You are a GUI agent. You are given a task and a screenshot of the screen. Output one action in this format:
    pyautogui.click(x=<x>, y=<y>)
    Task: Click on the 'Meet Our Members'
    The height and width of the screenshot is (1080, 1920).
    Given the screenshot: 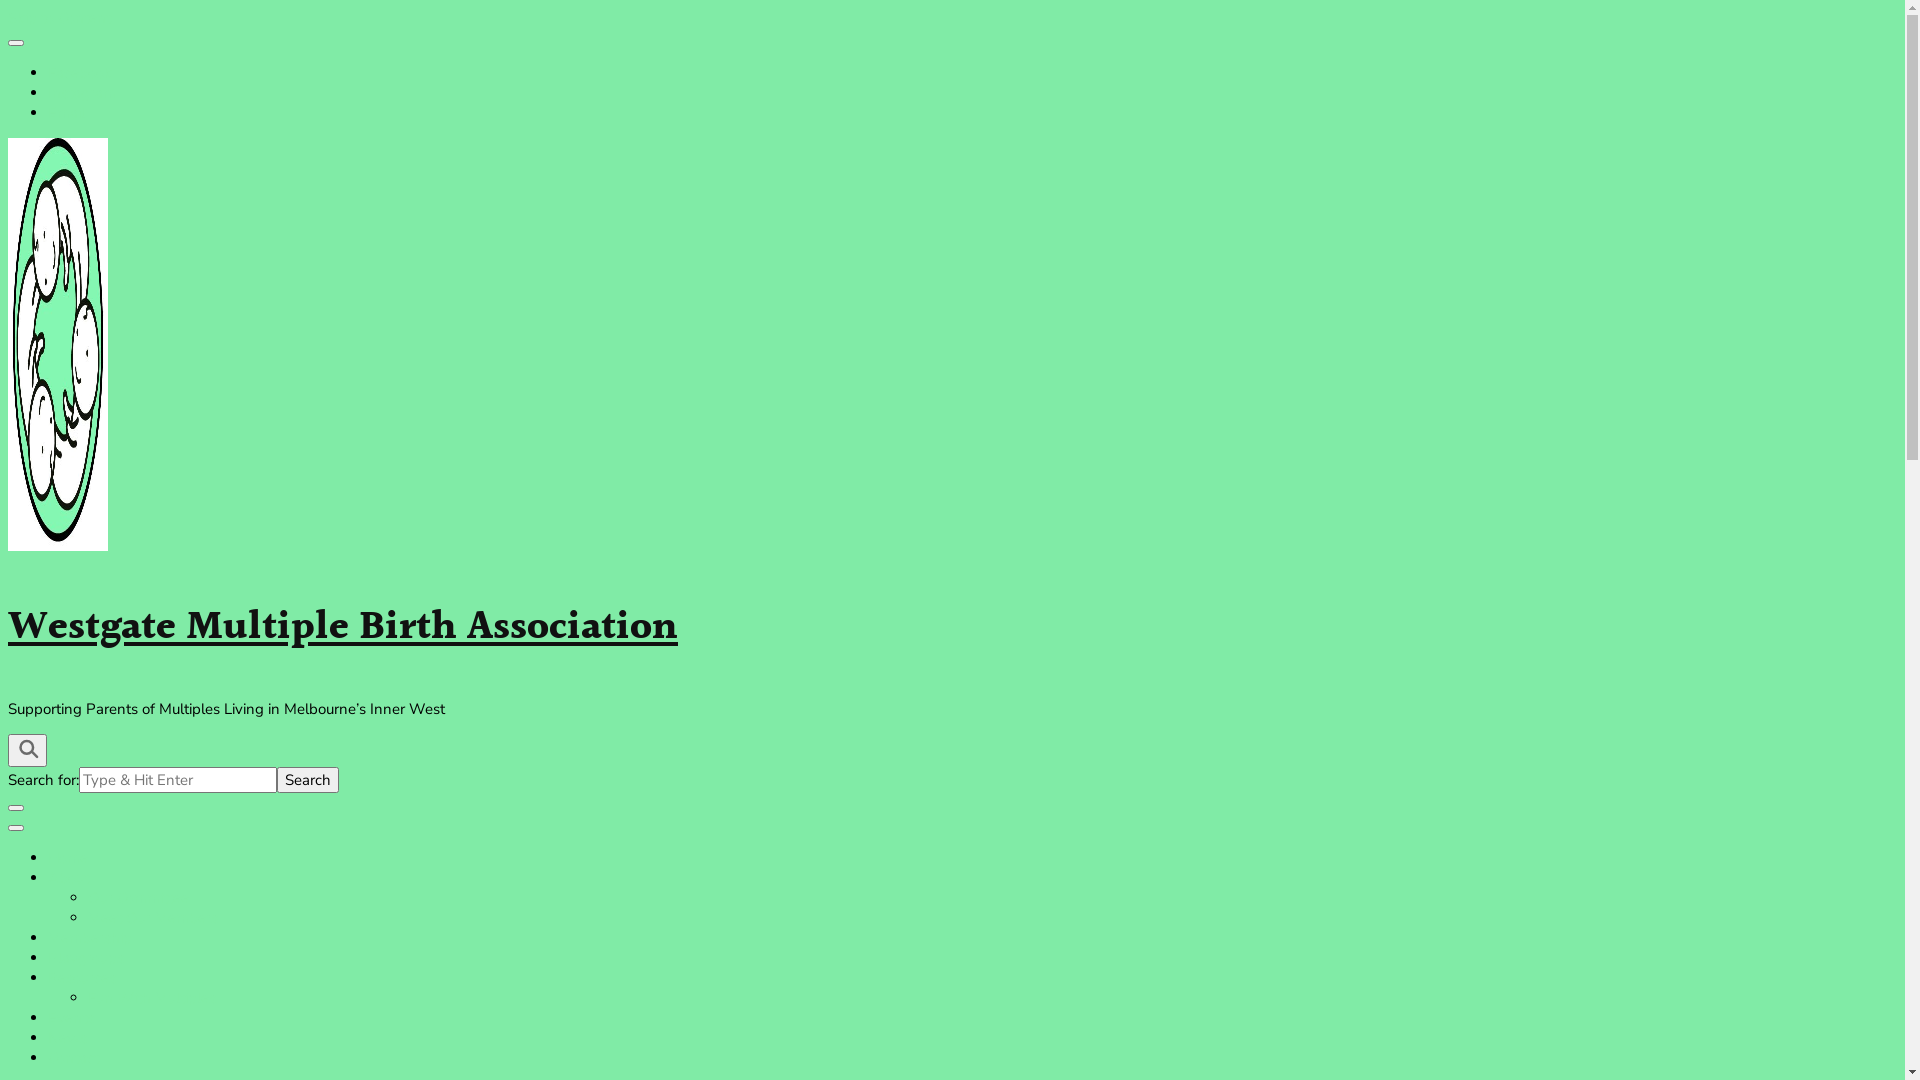 What is the action you would take?
    pyautogui.click(x=152, y=918)
    